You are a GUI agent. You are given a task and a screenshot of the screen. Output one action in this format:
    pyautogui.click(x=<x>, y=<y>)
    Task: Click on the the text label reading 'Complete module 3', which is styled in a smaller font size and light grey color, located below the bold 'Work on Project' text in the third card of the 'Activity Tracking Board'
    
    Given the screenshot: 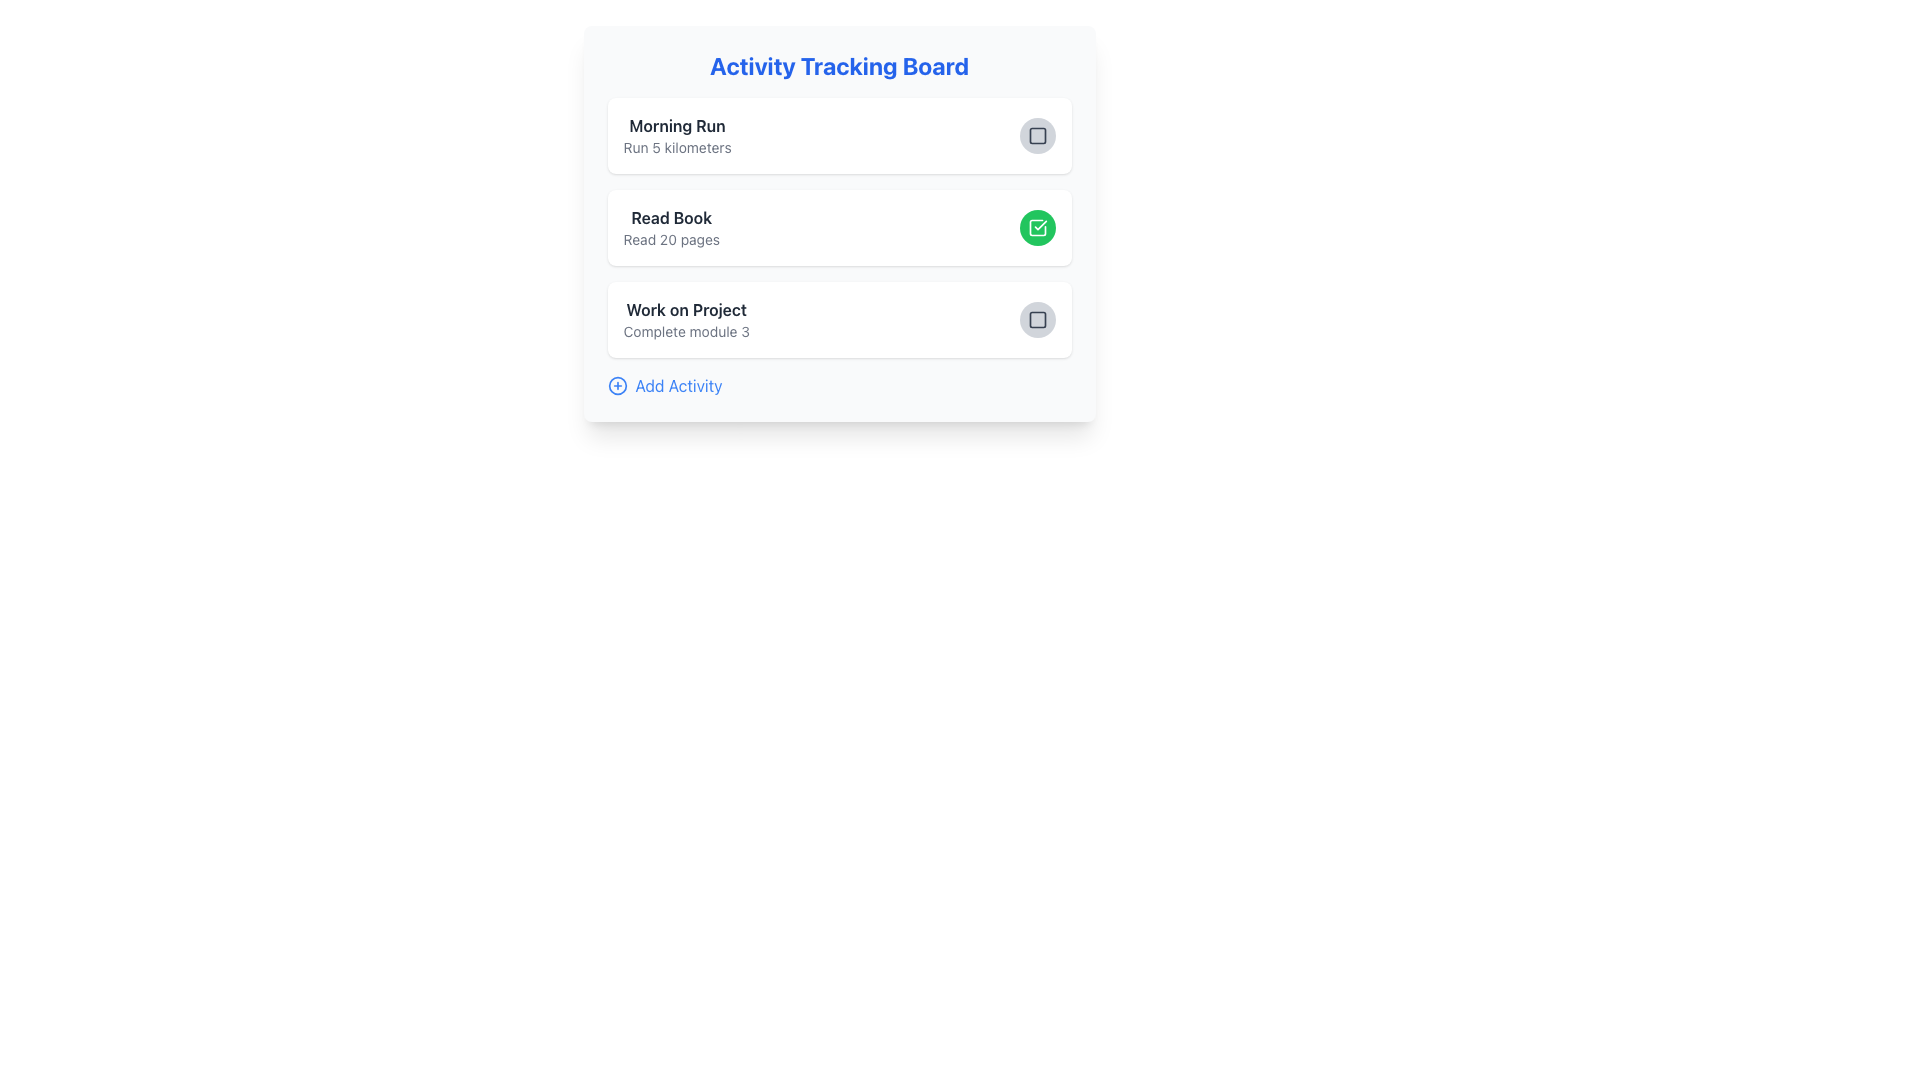 What is the action you would take?
    pyautogui.click(x=686, y=330)
    